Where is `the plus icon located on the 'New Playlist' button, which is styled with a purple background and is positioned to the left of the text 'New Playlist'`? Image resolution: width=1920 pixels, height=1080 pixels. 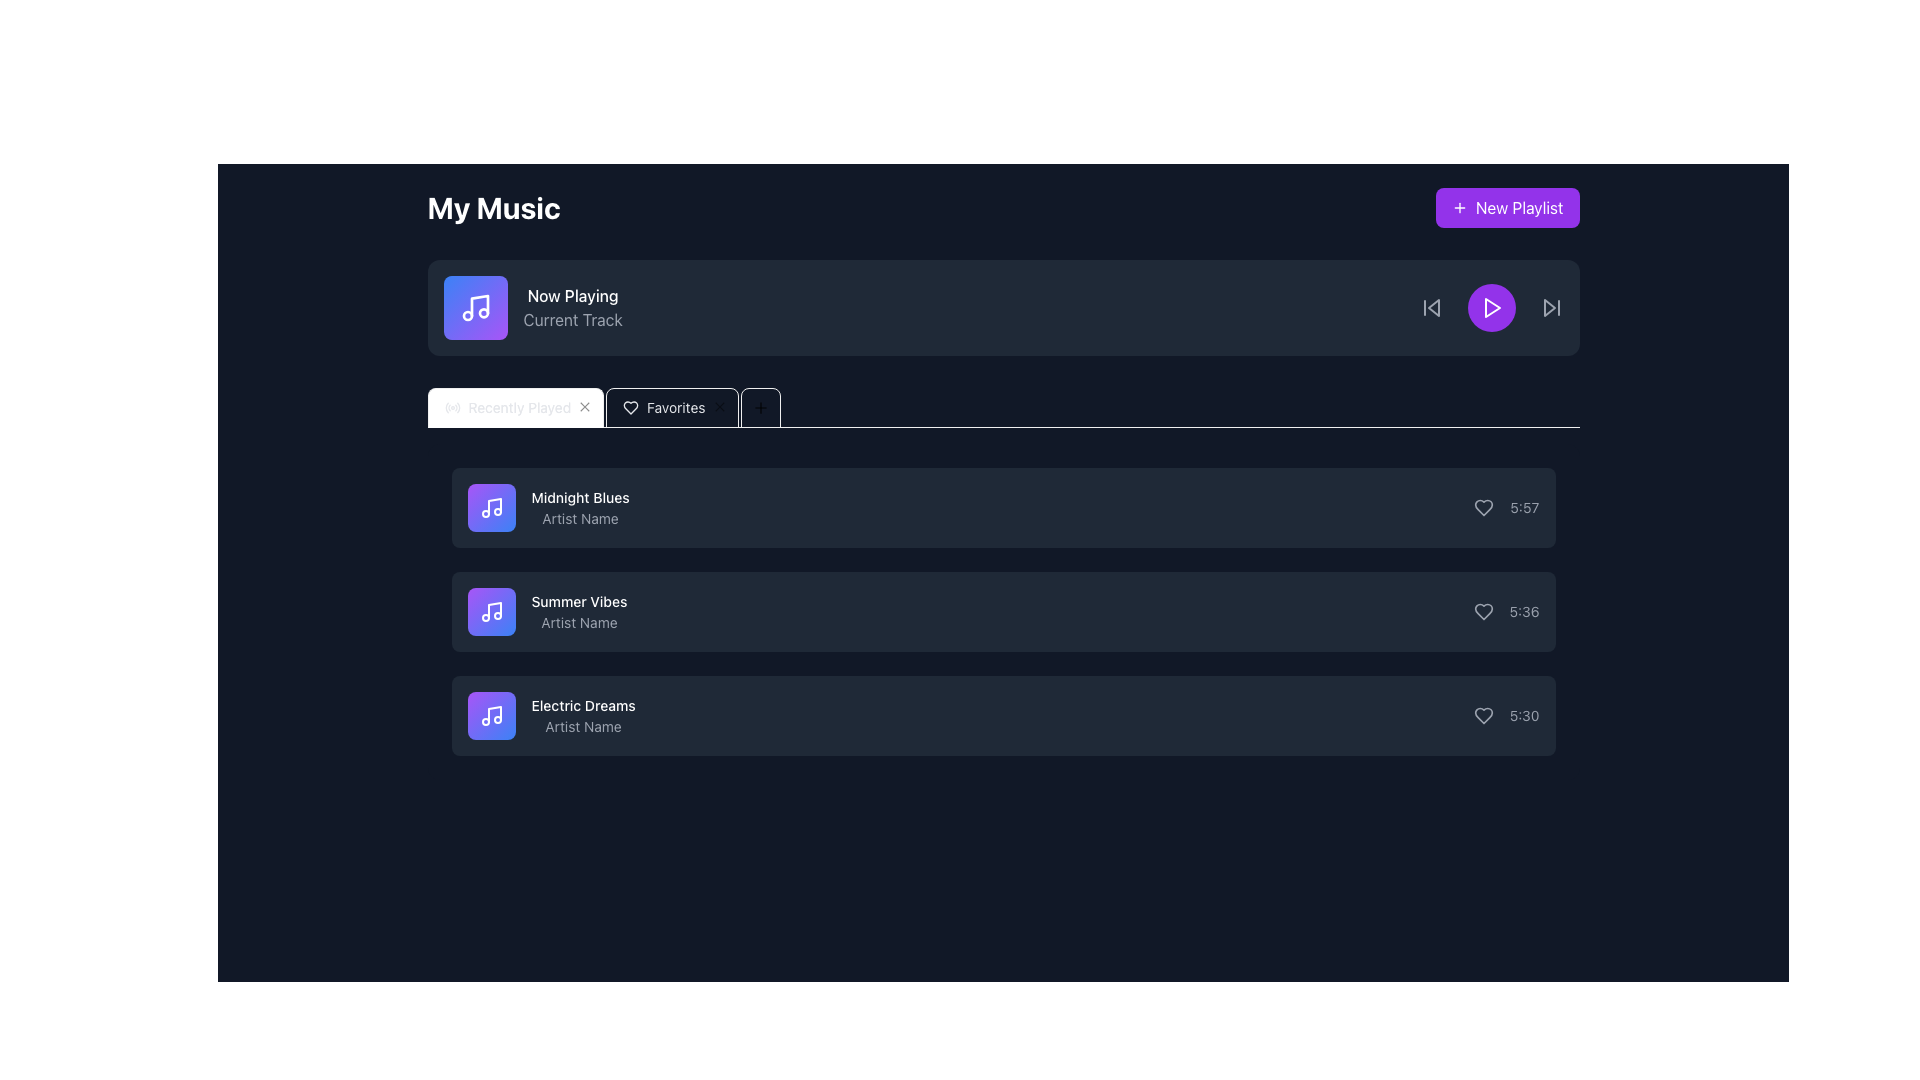
the plus icon located on the 'New Playlist' button, which is styled with a purple background and is positioned to the left of the text 'New Playlist' is located at coordinates (1459, 208).